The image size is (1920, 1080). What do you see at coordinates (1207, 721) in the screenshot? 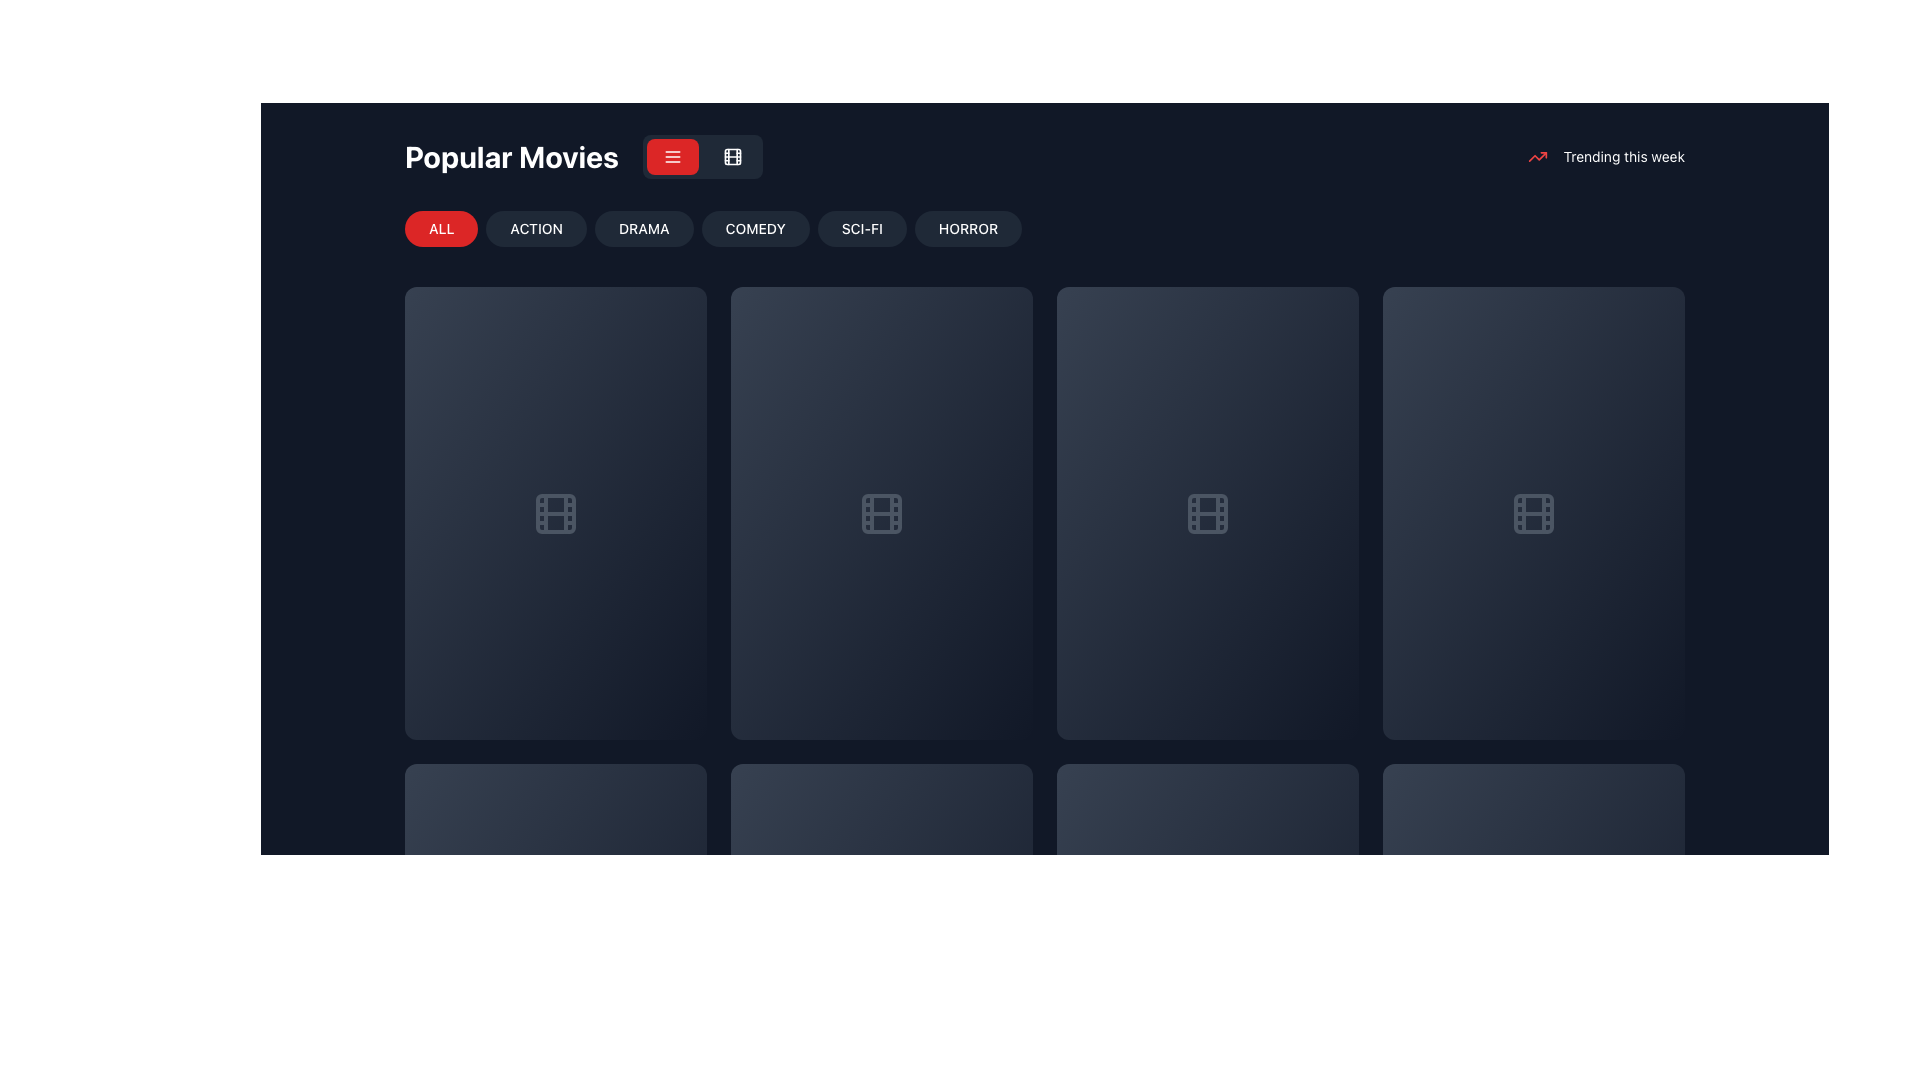
I see `the progress bar located at the bottom of the third tile in the interface to indicate its completion percentage visually` at bounding box center [1207, 721].